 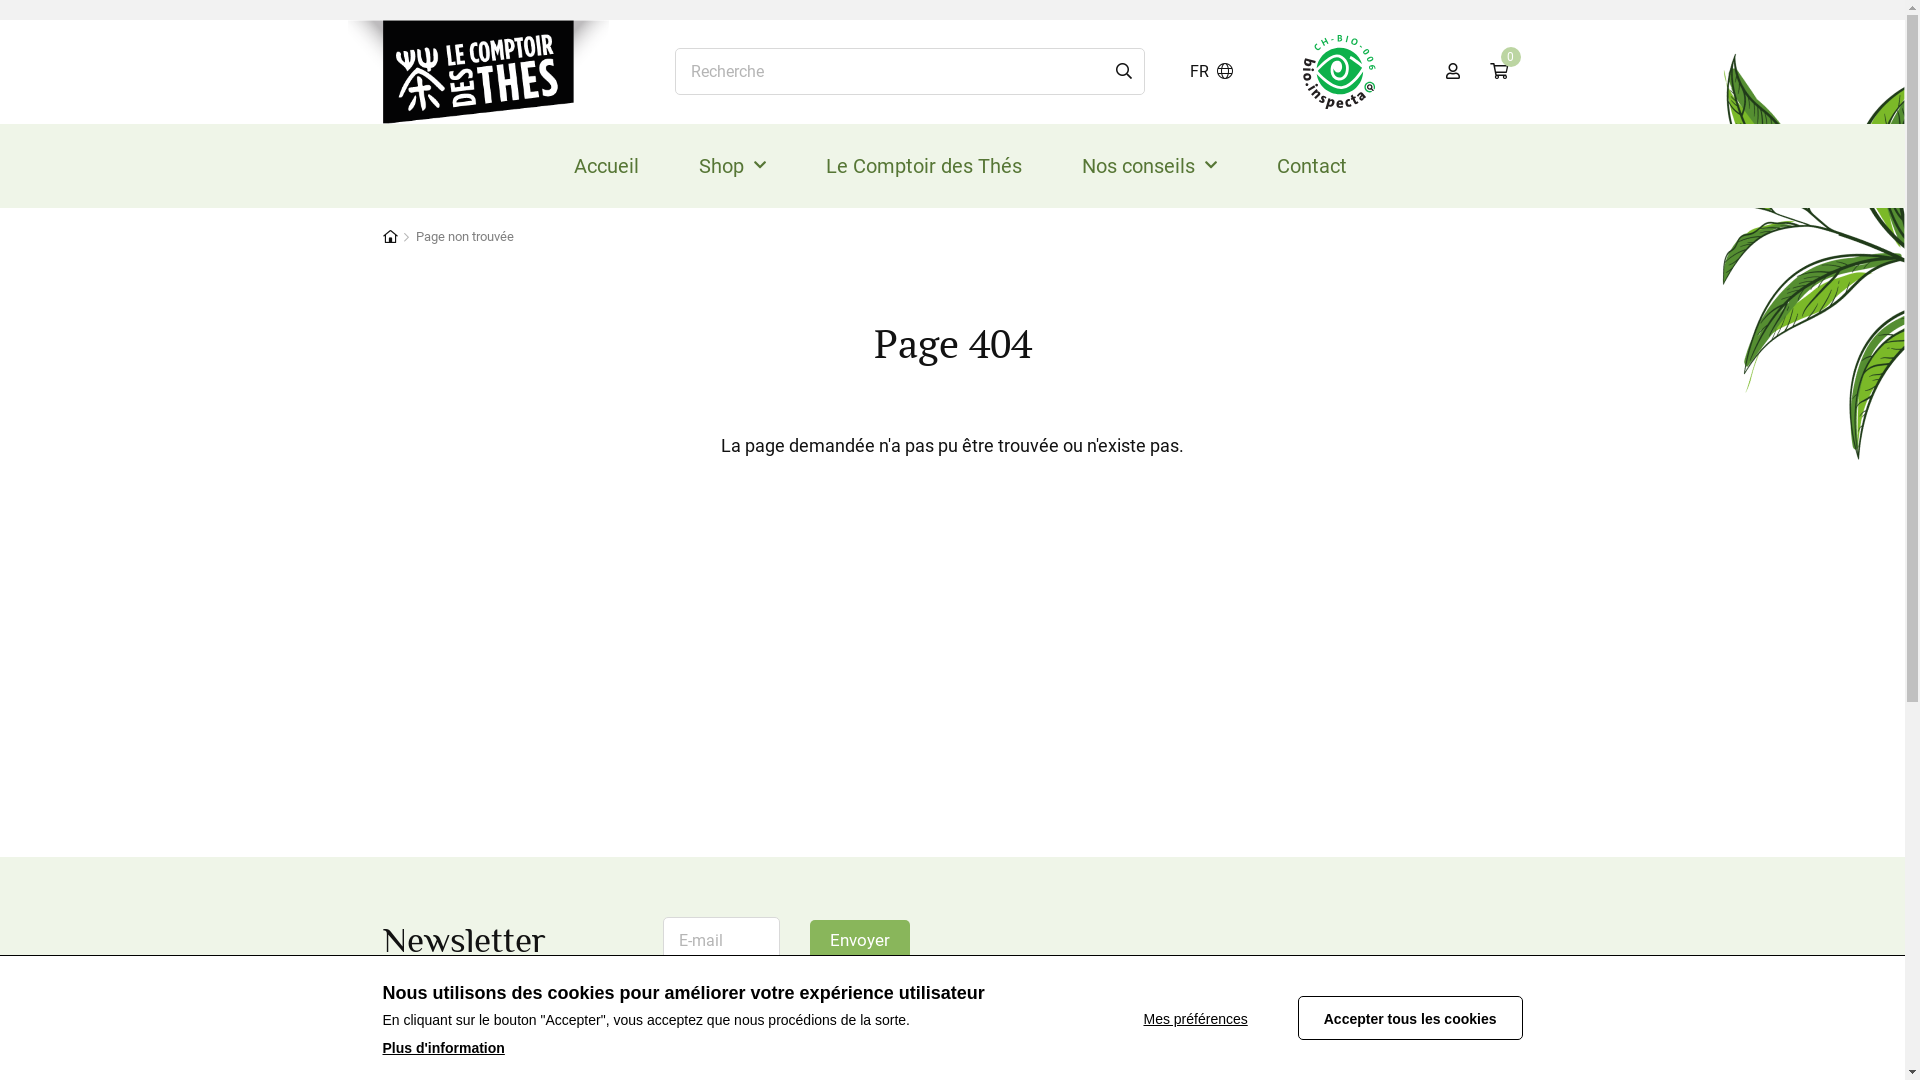 What do you see at coordinates (1311, 164) in the screenshot?
I see `'Contact'` at bounding box center [1311, 164].